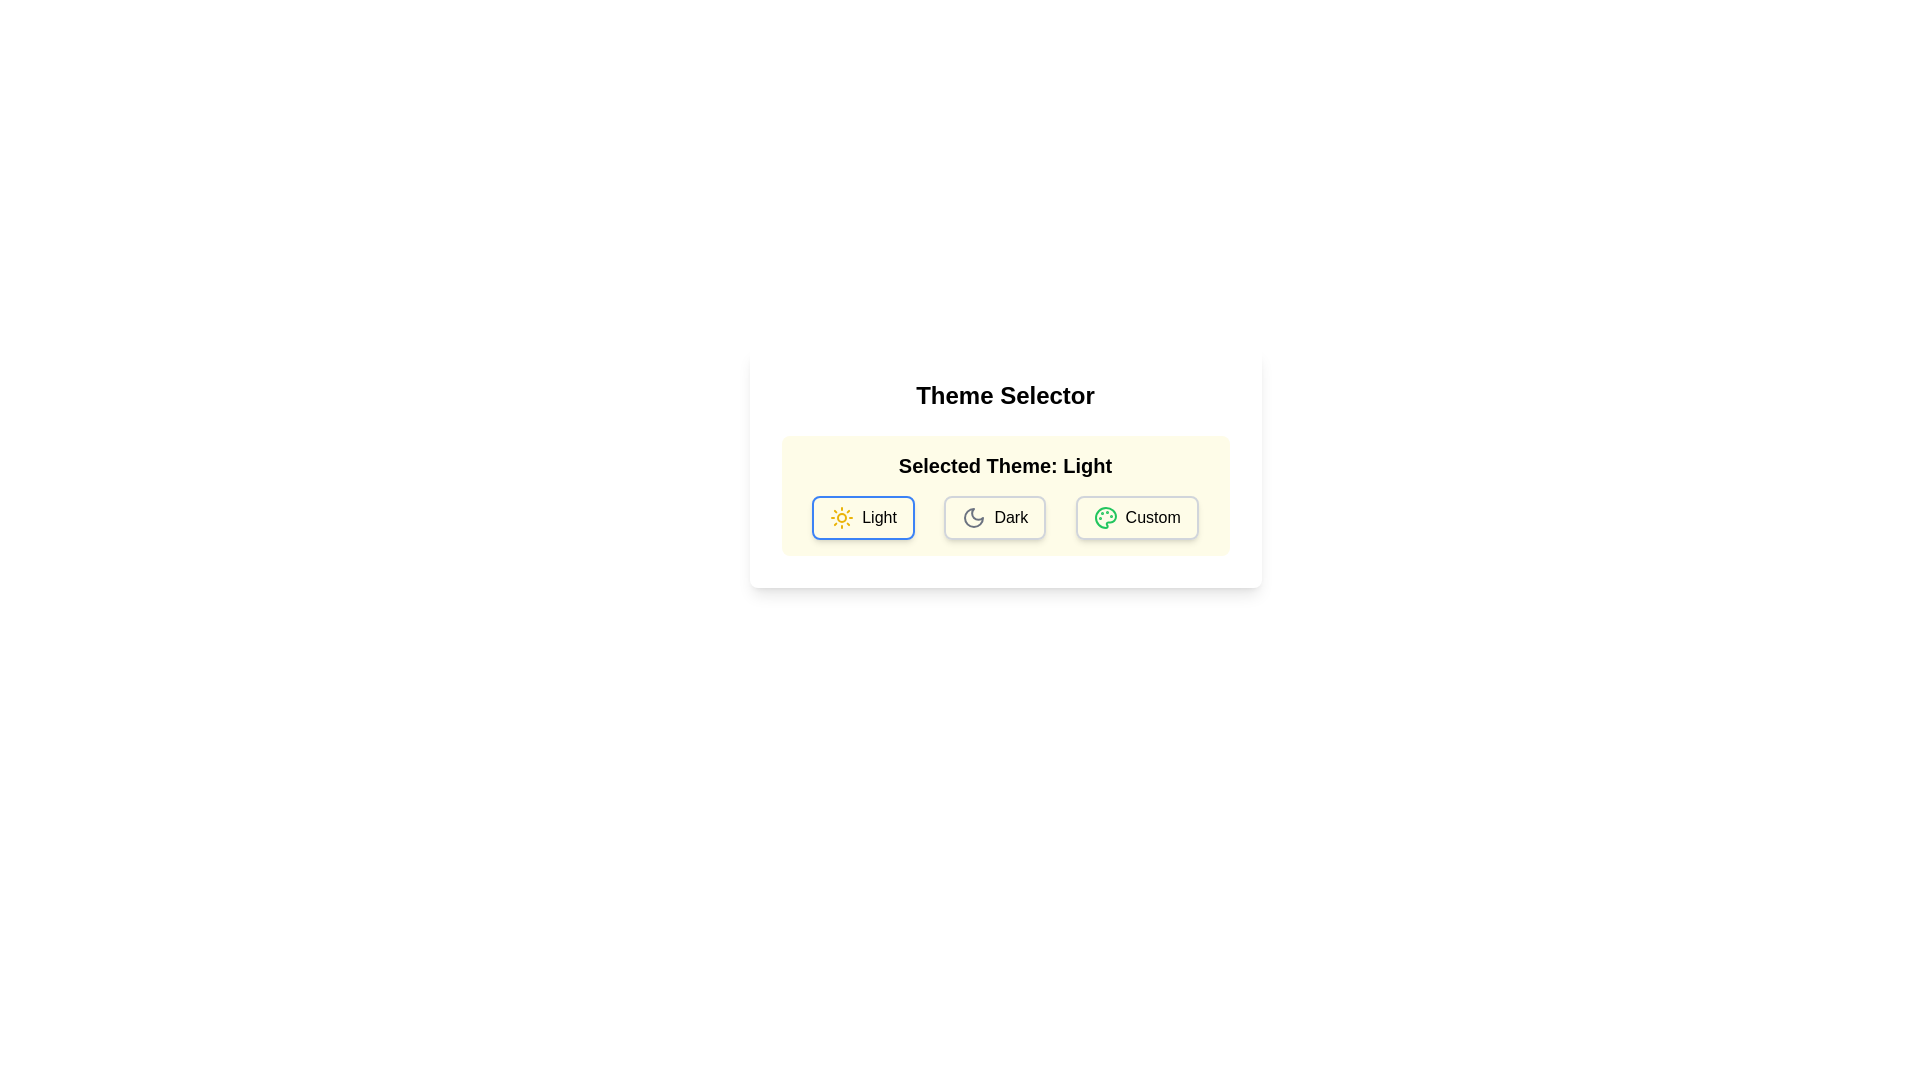 This screenshot has height=1080, width=1920. I want to click on the 'Custom' label with a green palette icon, which is the third button in the theme selection row, located between the 'Light' and 'Dark' buttons, so click(1137, 516).